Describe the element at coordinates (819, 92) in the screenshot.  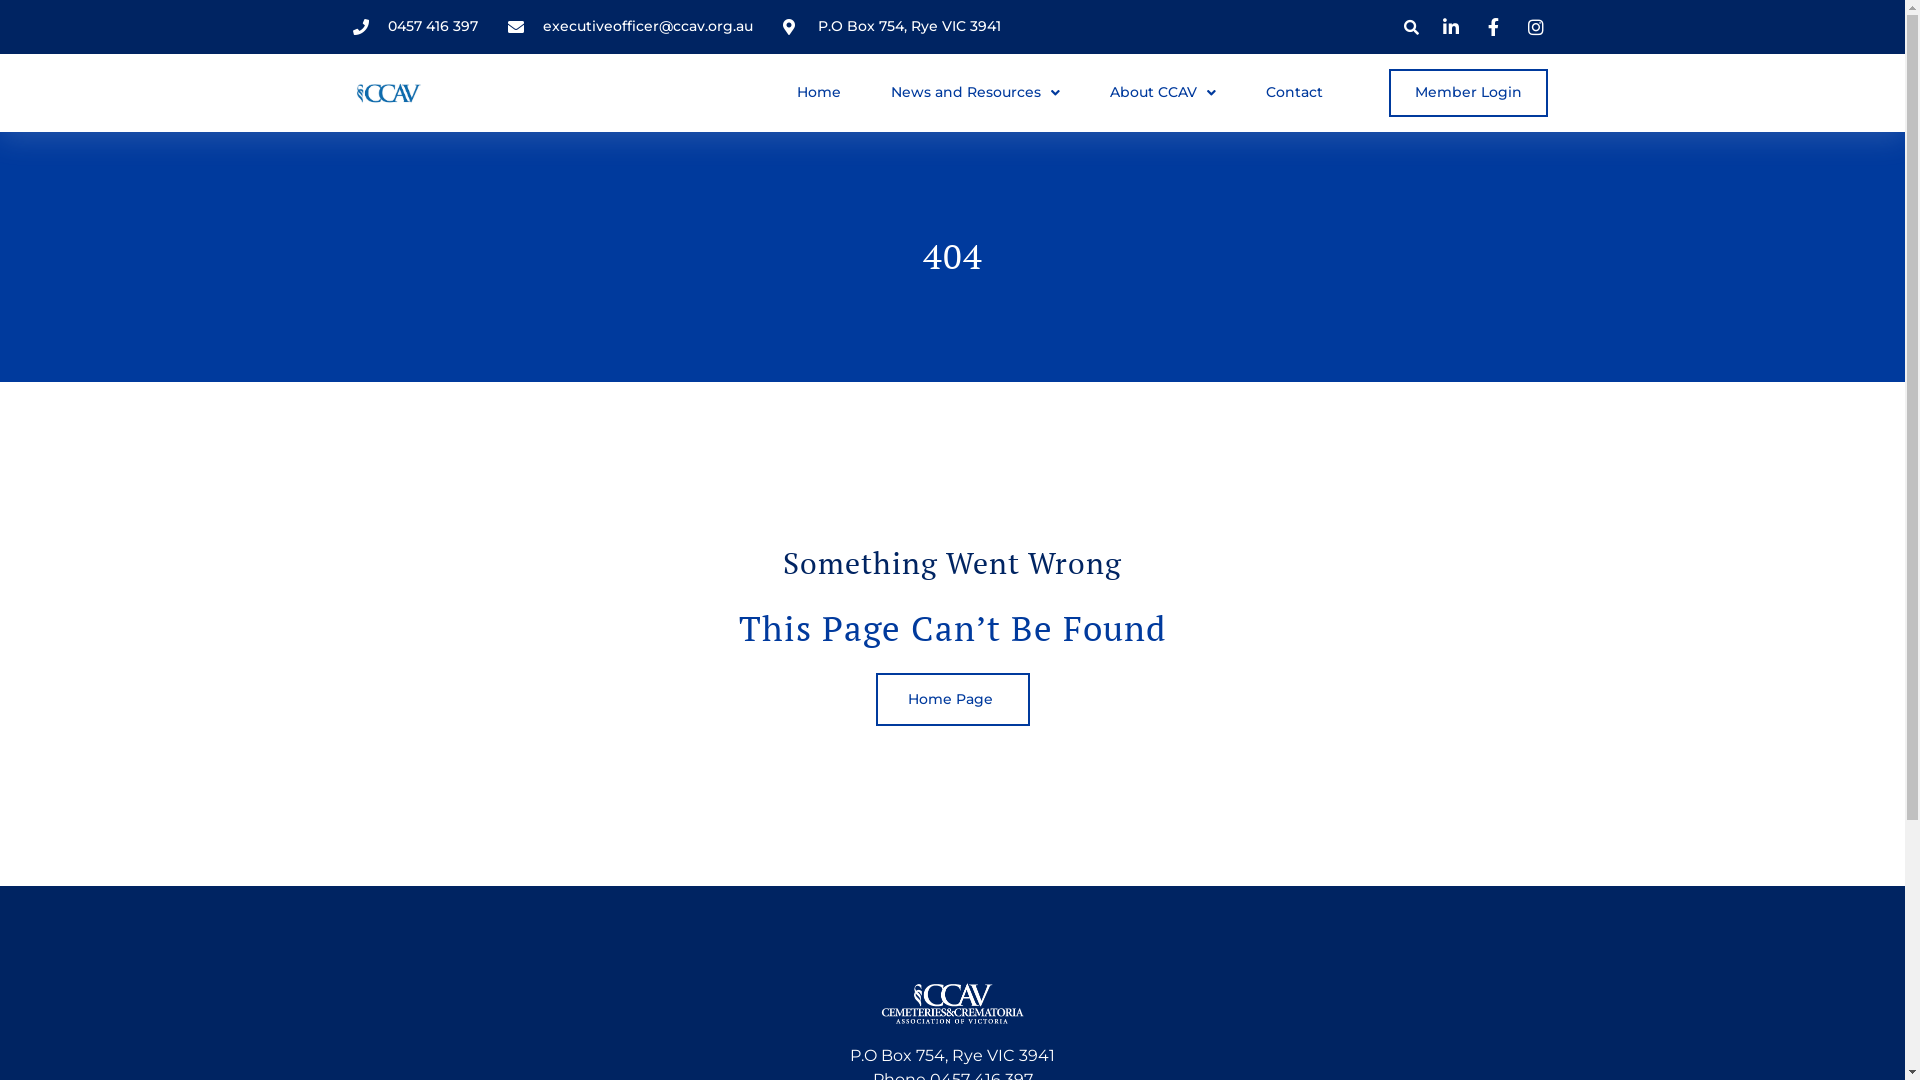
I see `'Home'` at that location.